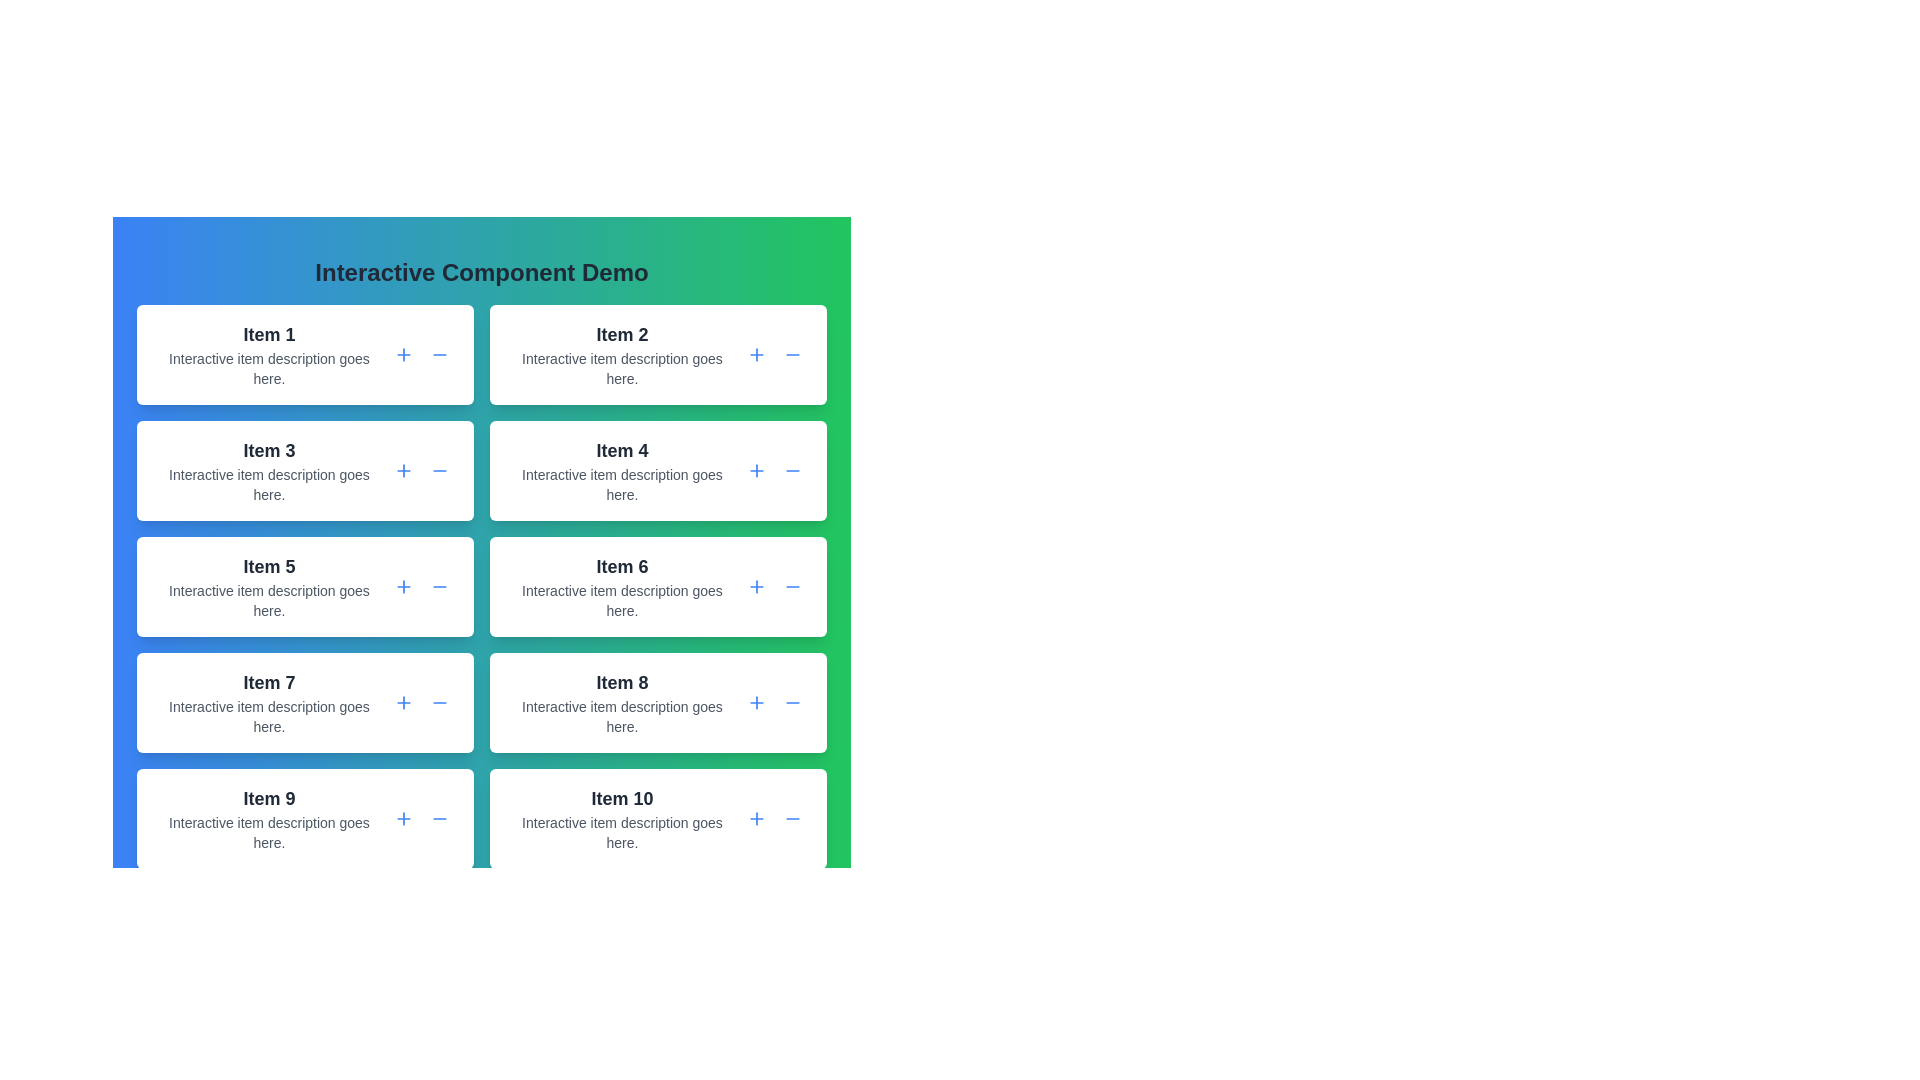  What do you see at coordinates (402, 353) in the screenshot?
I see `the plus sign icon button with a blue hue, located to the right of 'Item 1'` at bounding box center [402, 353].